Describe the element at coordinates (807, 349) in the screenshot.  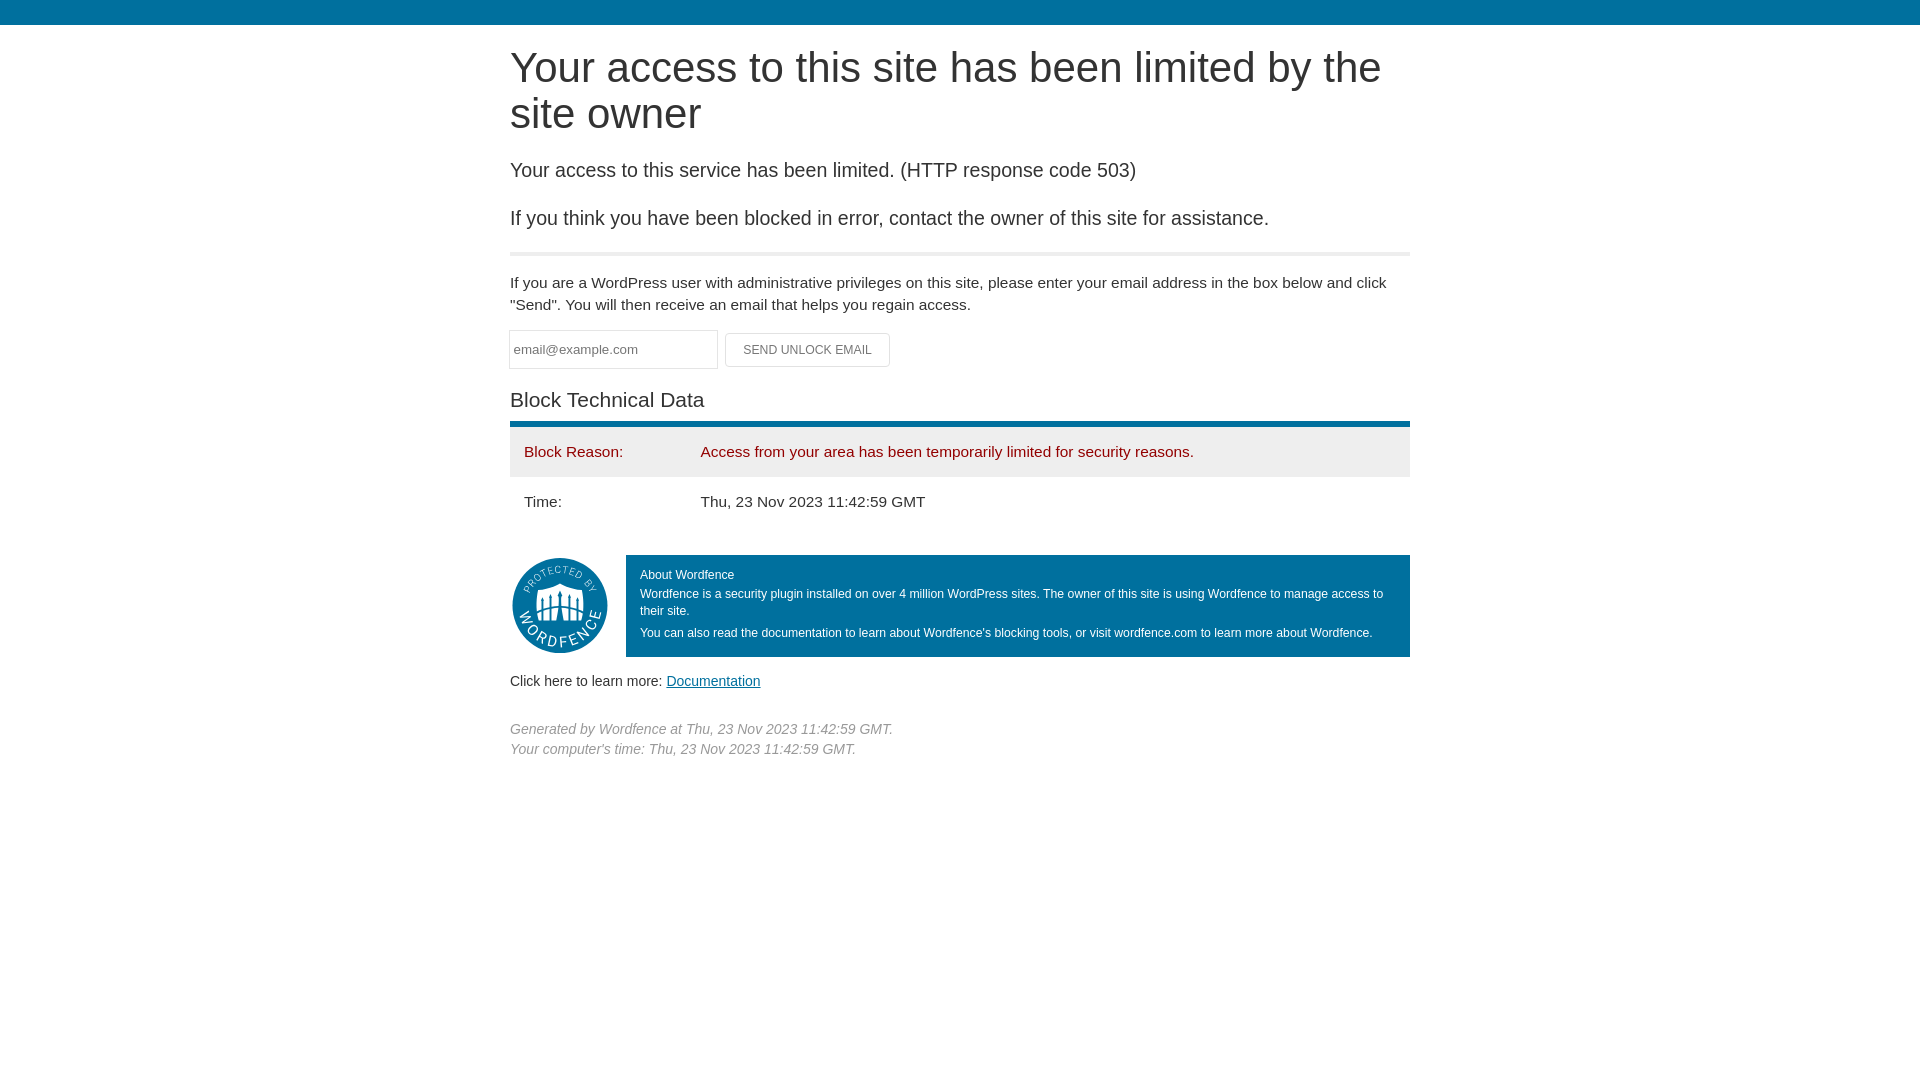
I see `'Send Unlock Email'` at that location.